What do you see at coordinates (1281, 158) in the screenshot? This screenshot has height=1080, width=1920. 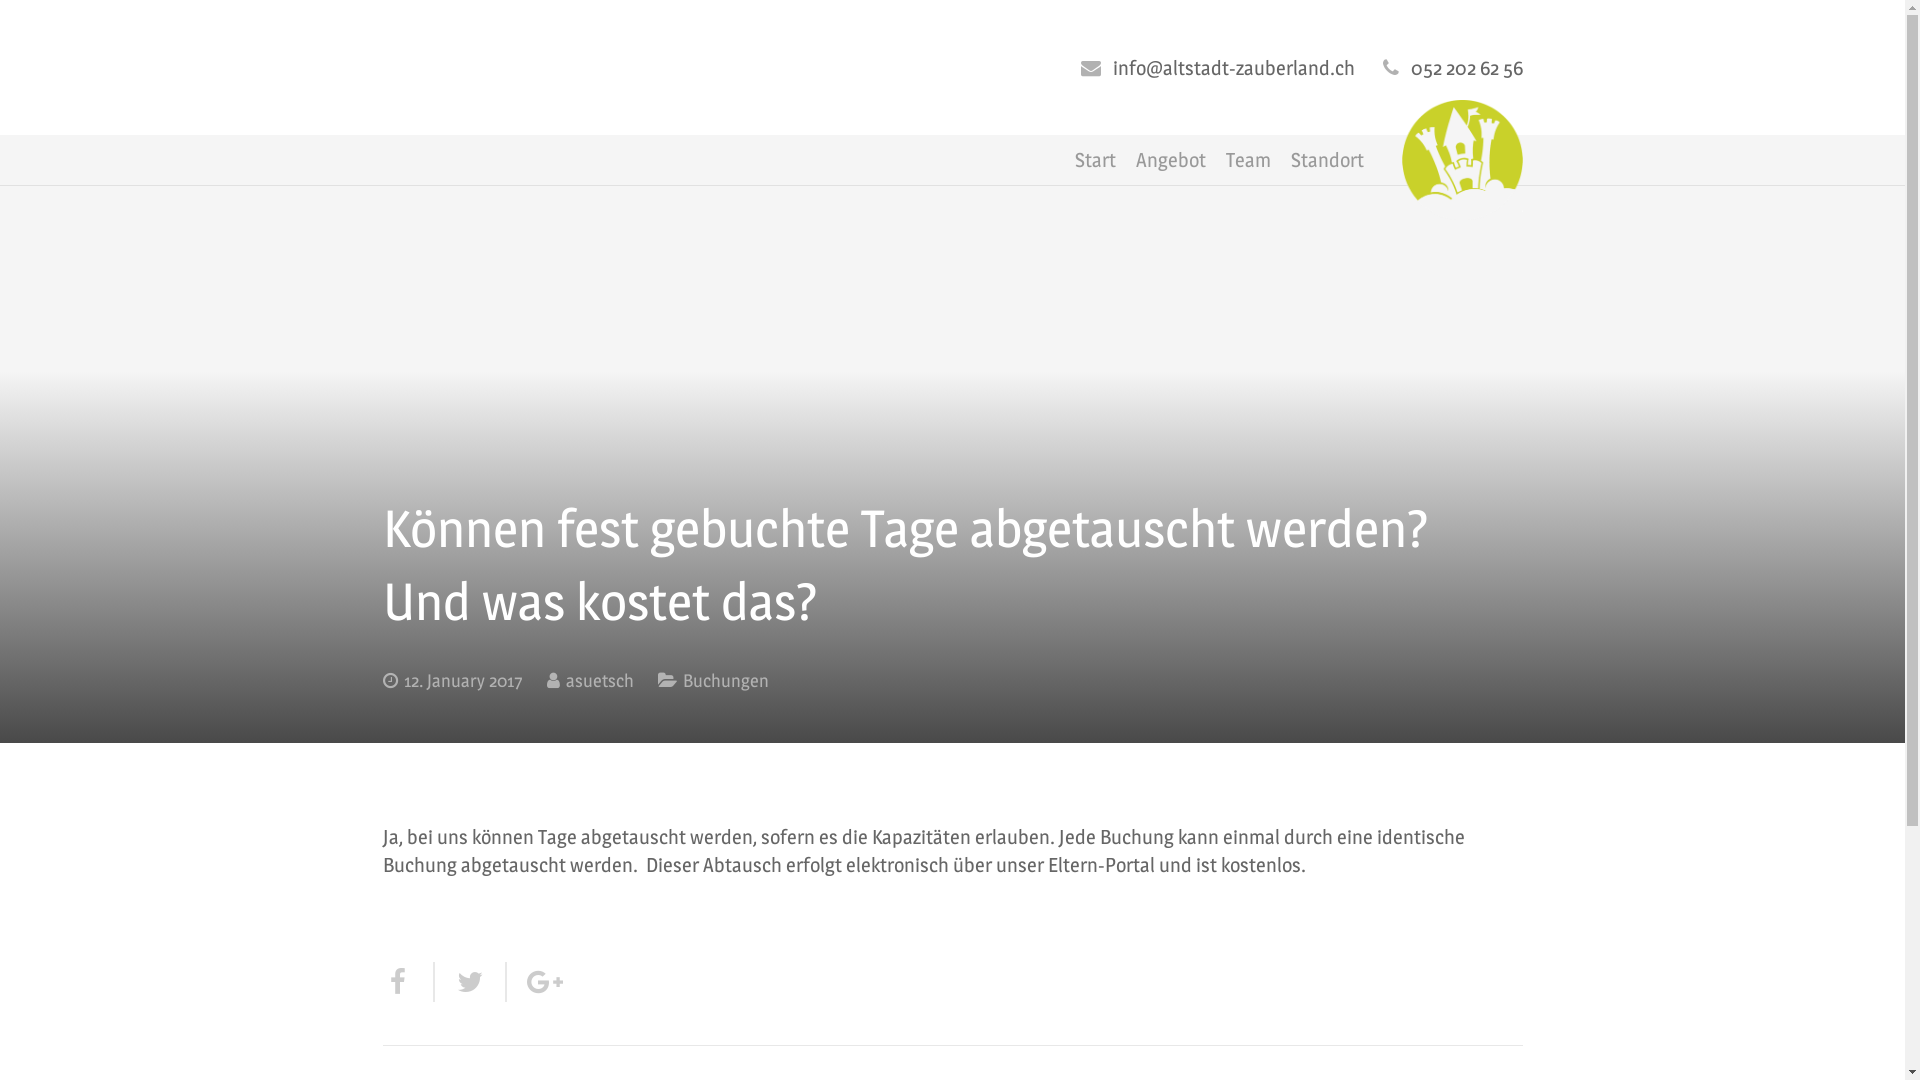 I see `'Standort'` at bounding box center [1281, 158].